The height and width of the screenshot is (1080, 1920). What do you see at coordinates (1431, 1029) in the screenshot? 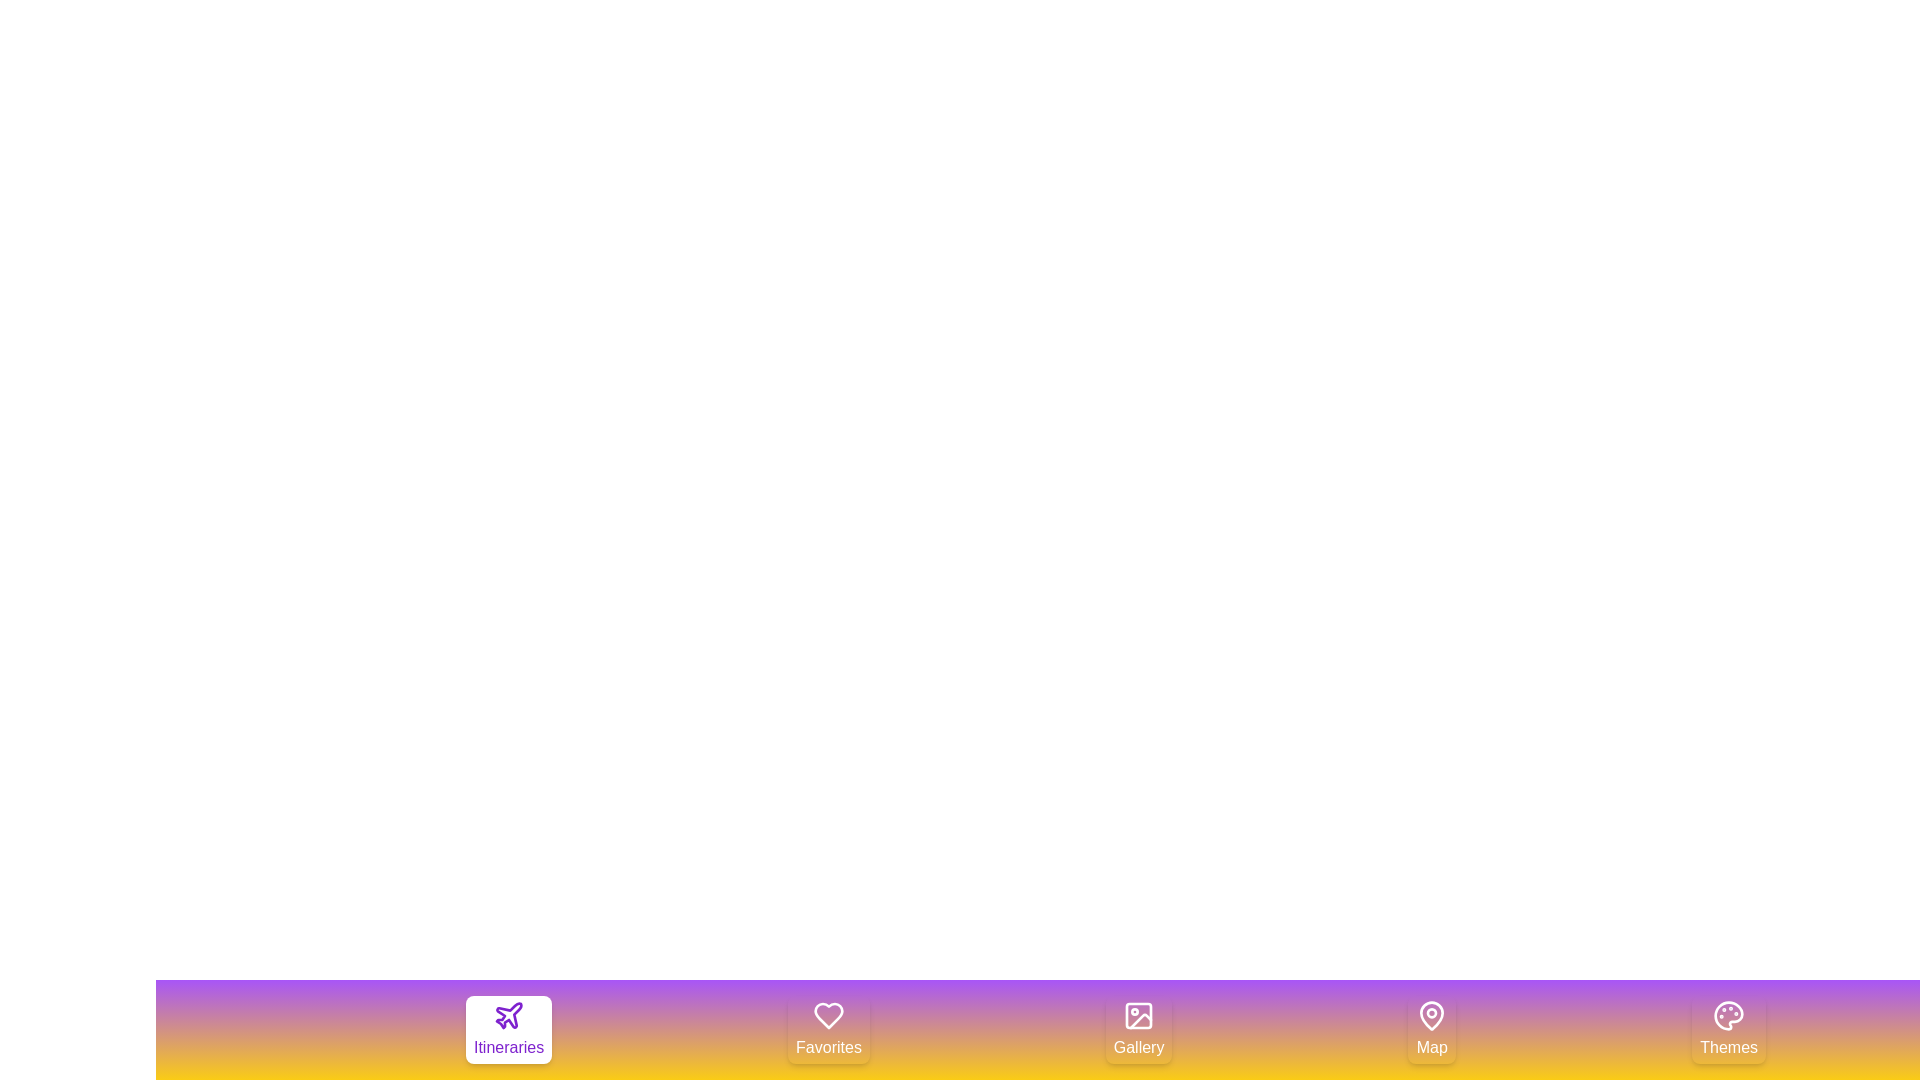
I see `the tab labeled Map to observe its hover effect` at bounding box center [1431, 1029].